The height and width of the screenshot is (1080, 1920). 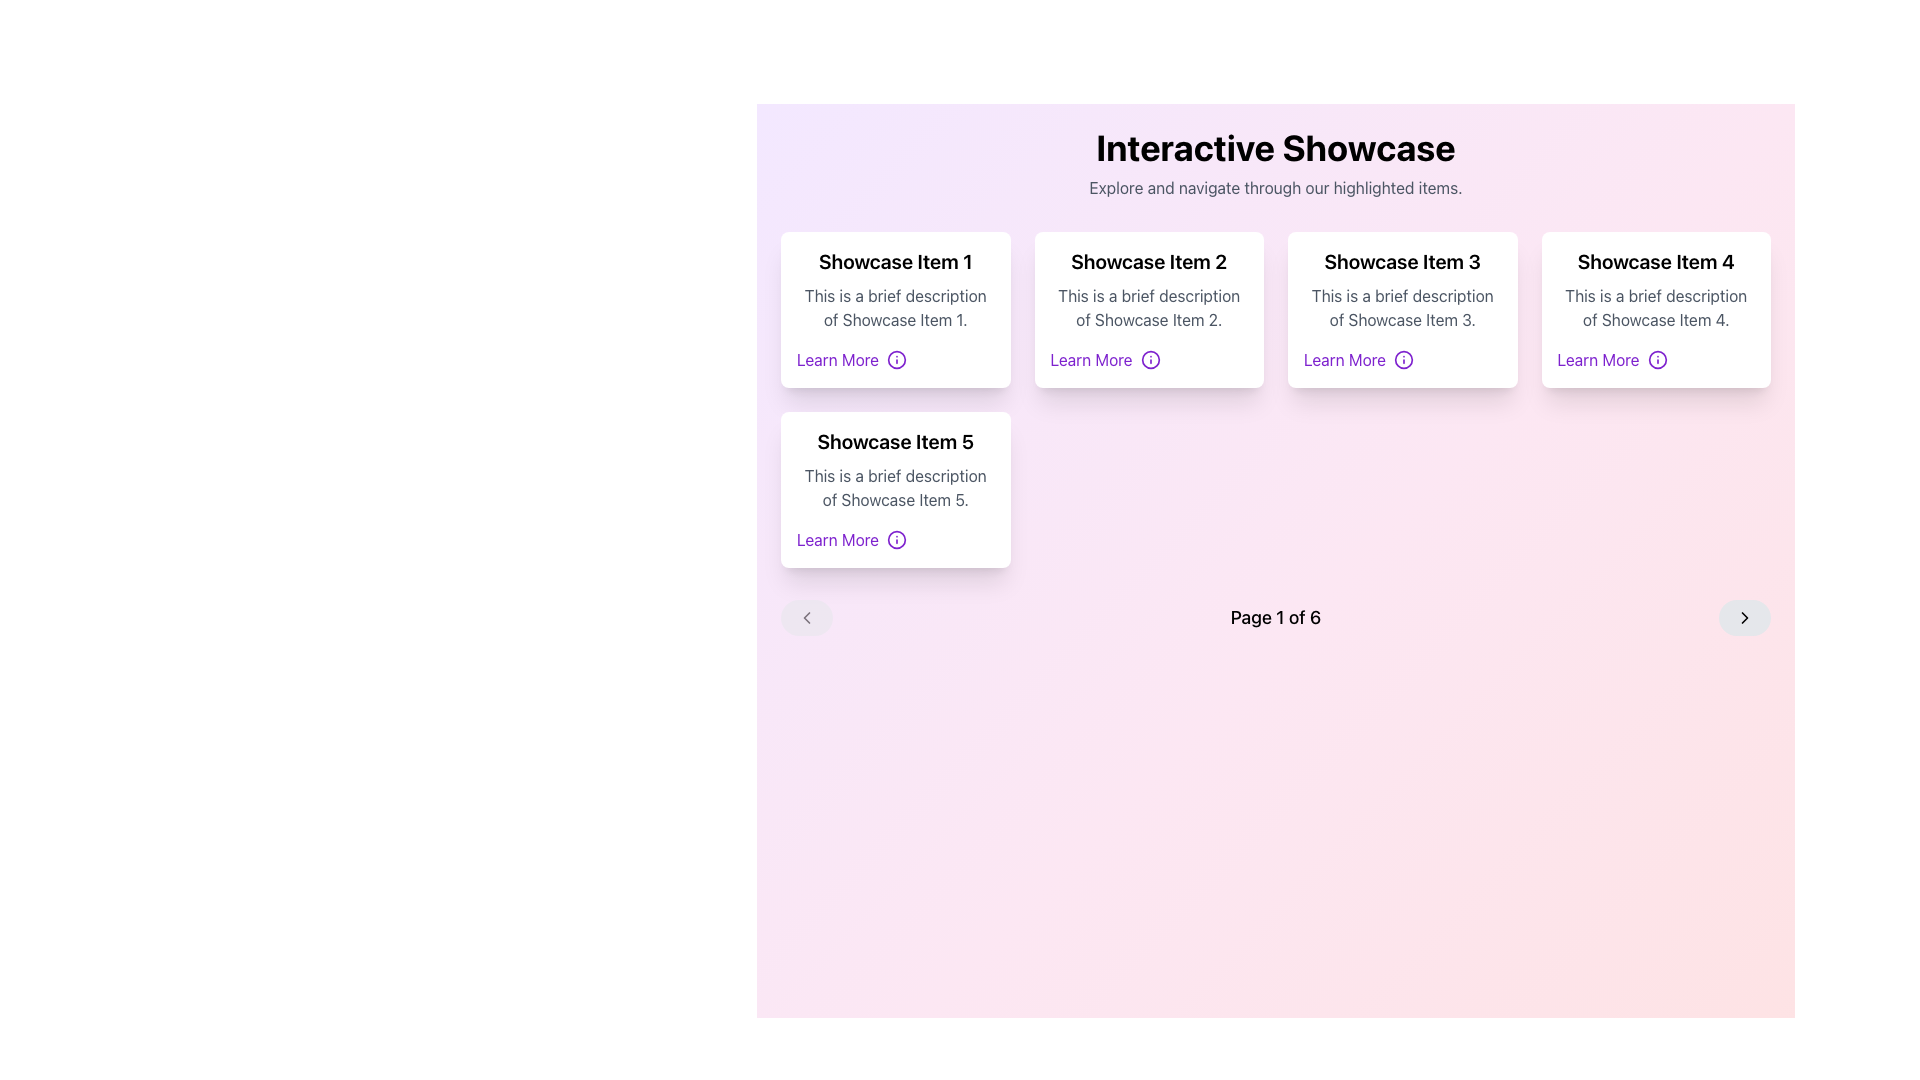 I want to click on paragraph of text styled in gray color located below the heading 'Showcase Item 4' in the fourth card of the grid layout, so click(x=1656, y=308).